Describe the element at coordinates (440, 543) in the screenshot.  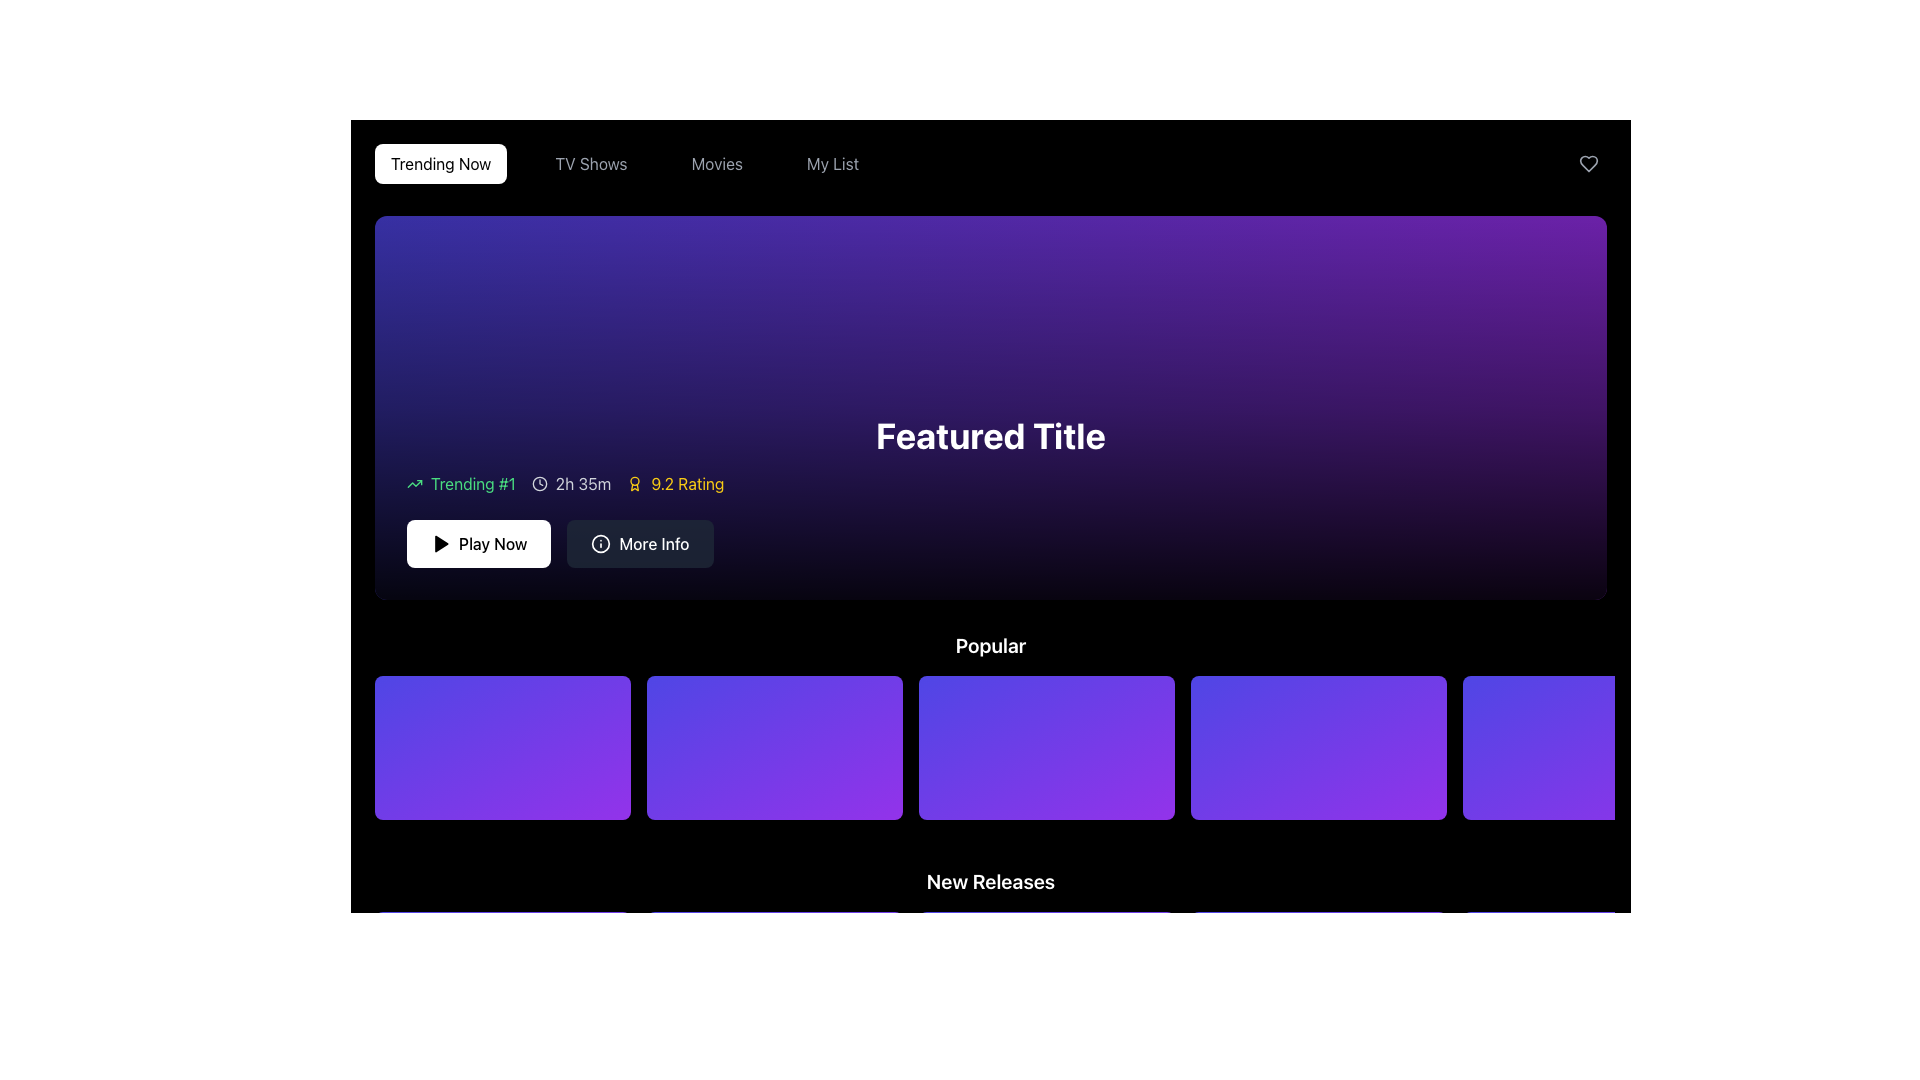
I see `the small, right-pointing triangle SVG icon located within the 'Play Now' button, which is situated below the purple gradient rectangle labeled 'Featured Title'` at that location.